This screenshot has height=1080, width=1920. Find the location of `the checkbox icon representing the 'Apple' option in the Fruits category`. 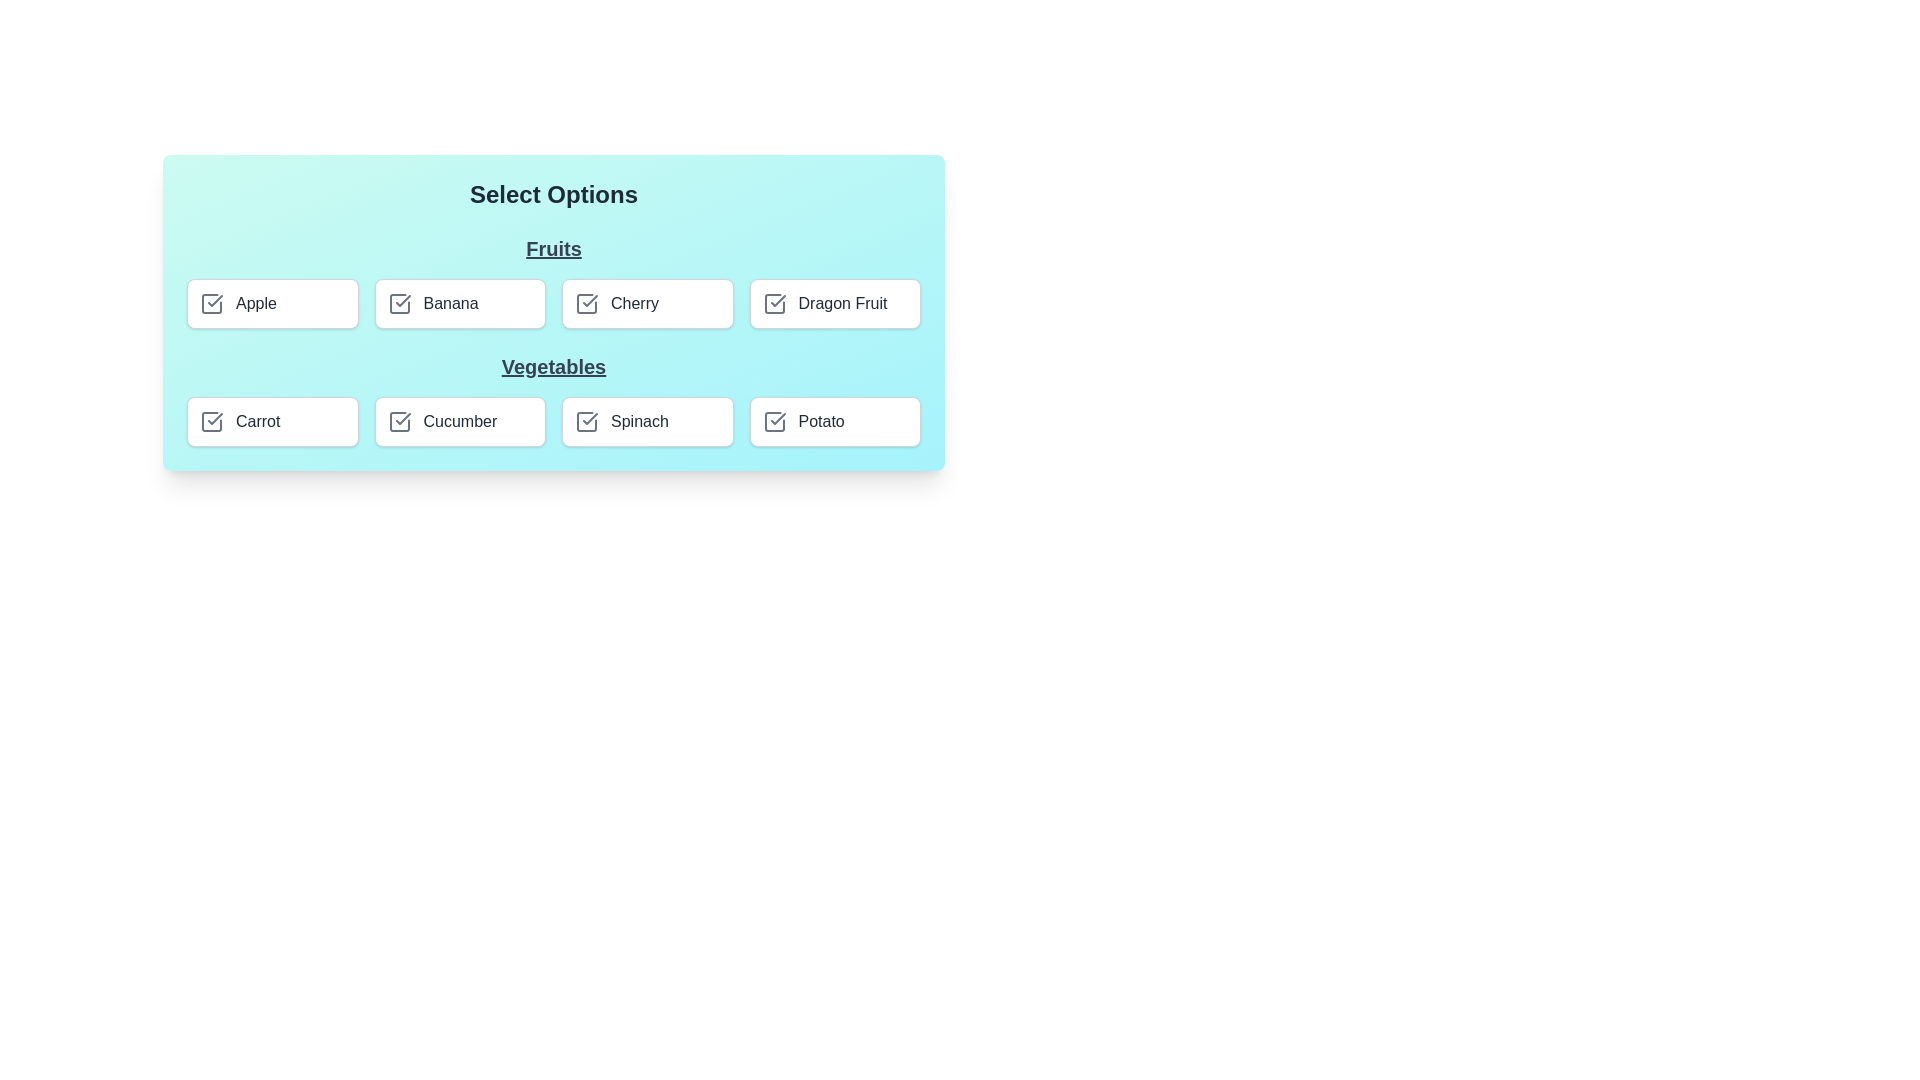

the checkbox icon representing the 'Apple' option in the Fruits category is located at coordinates (211, 304).